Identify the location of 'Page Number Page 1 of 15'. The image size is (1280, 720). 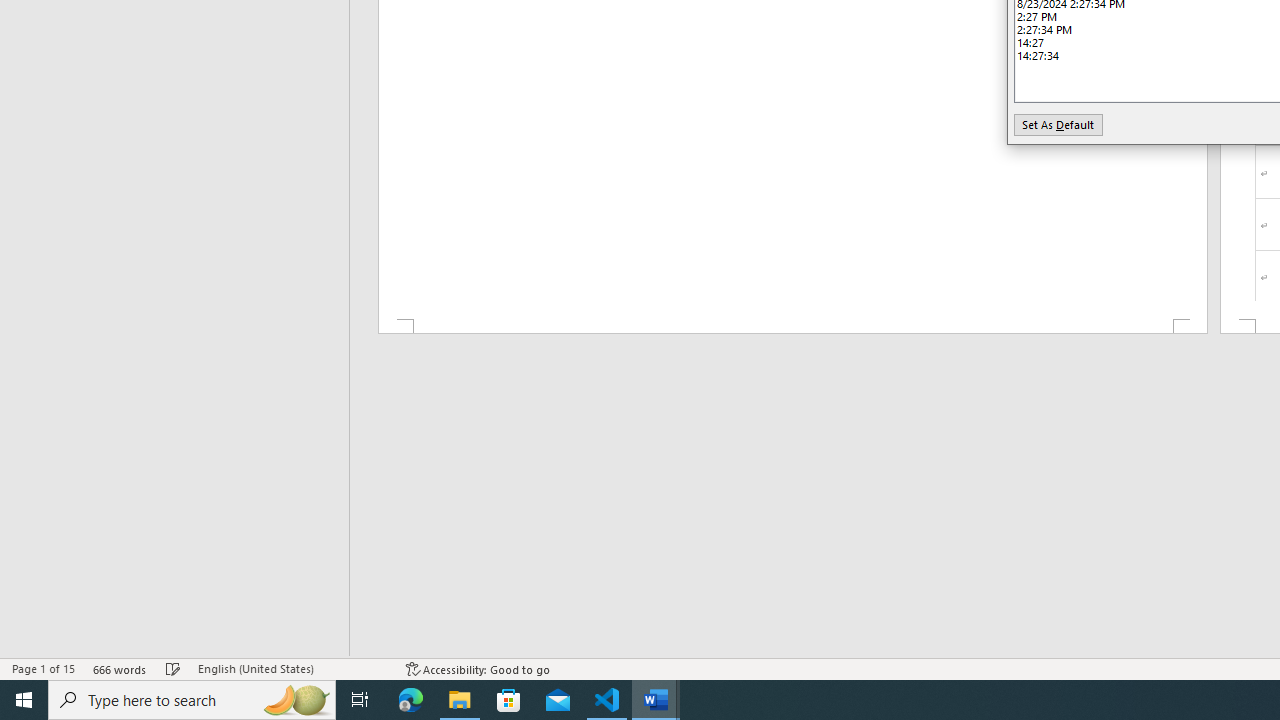
(43, 669).